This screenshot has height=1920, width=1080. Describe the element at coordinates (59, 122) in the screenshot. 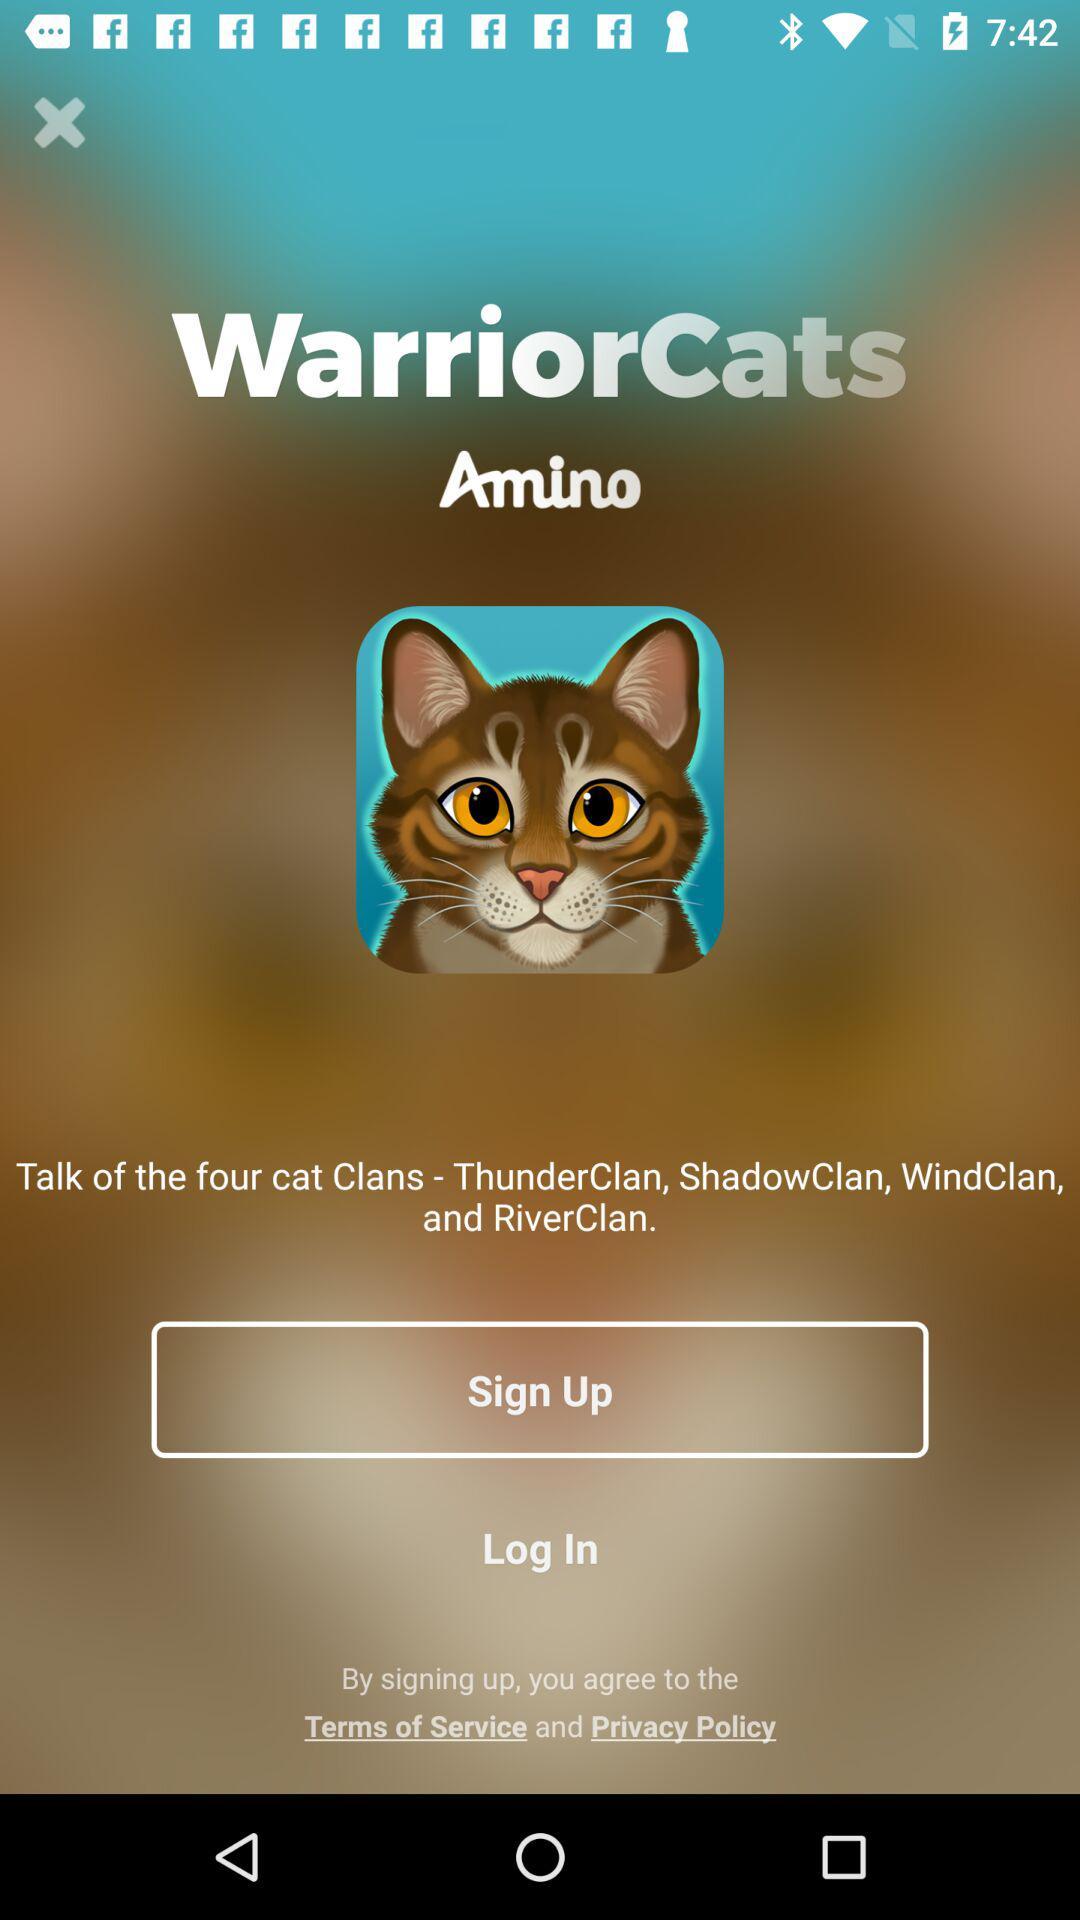

I see `the close icon` at that location.